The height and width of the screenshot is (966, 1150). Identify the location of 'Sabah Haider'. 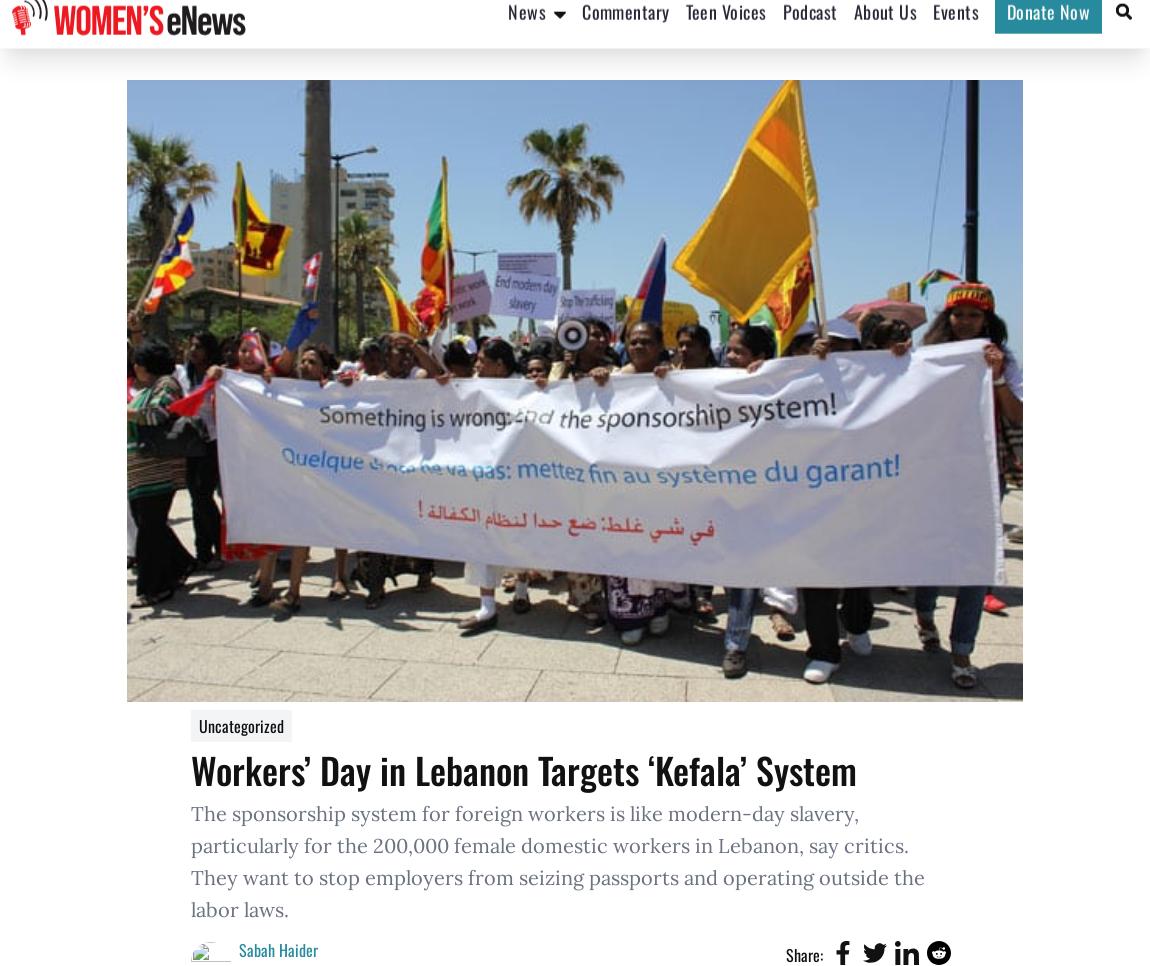
(277, 949).